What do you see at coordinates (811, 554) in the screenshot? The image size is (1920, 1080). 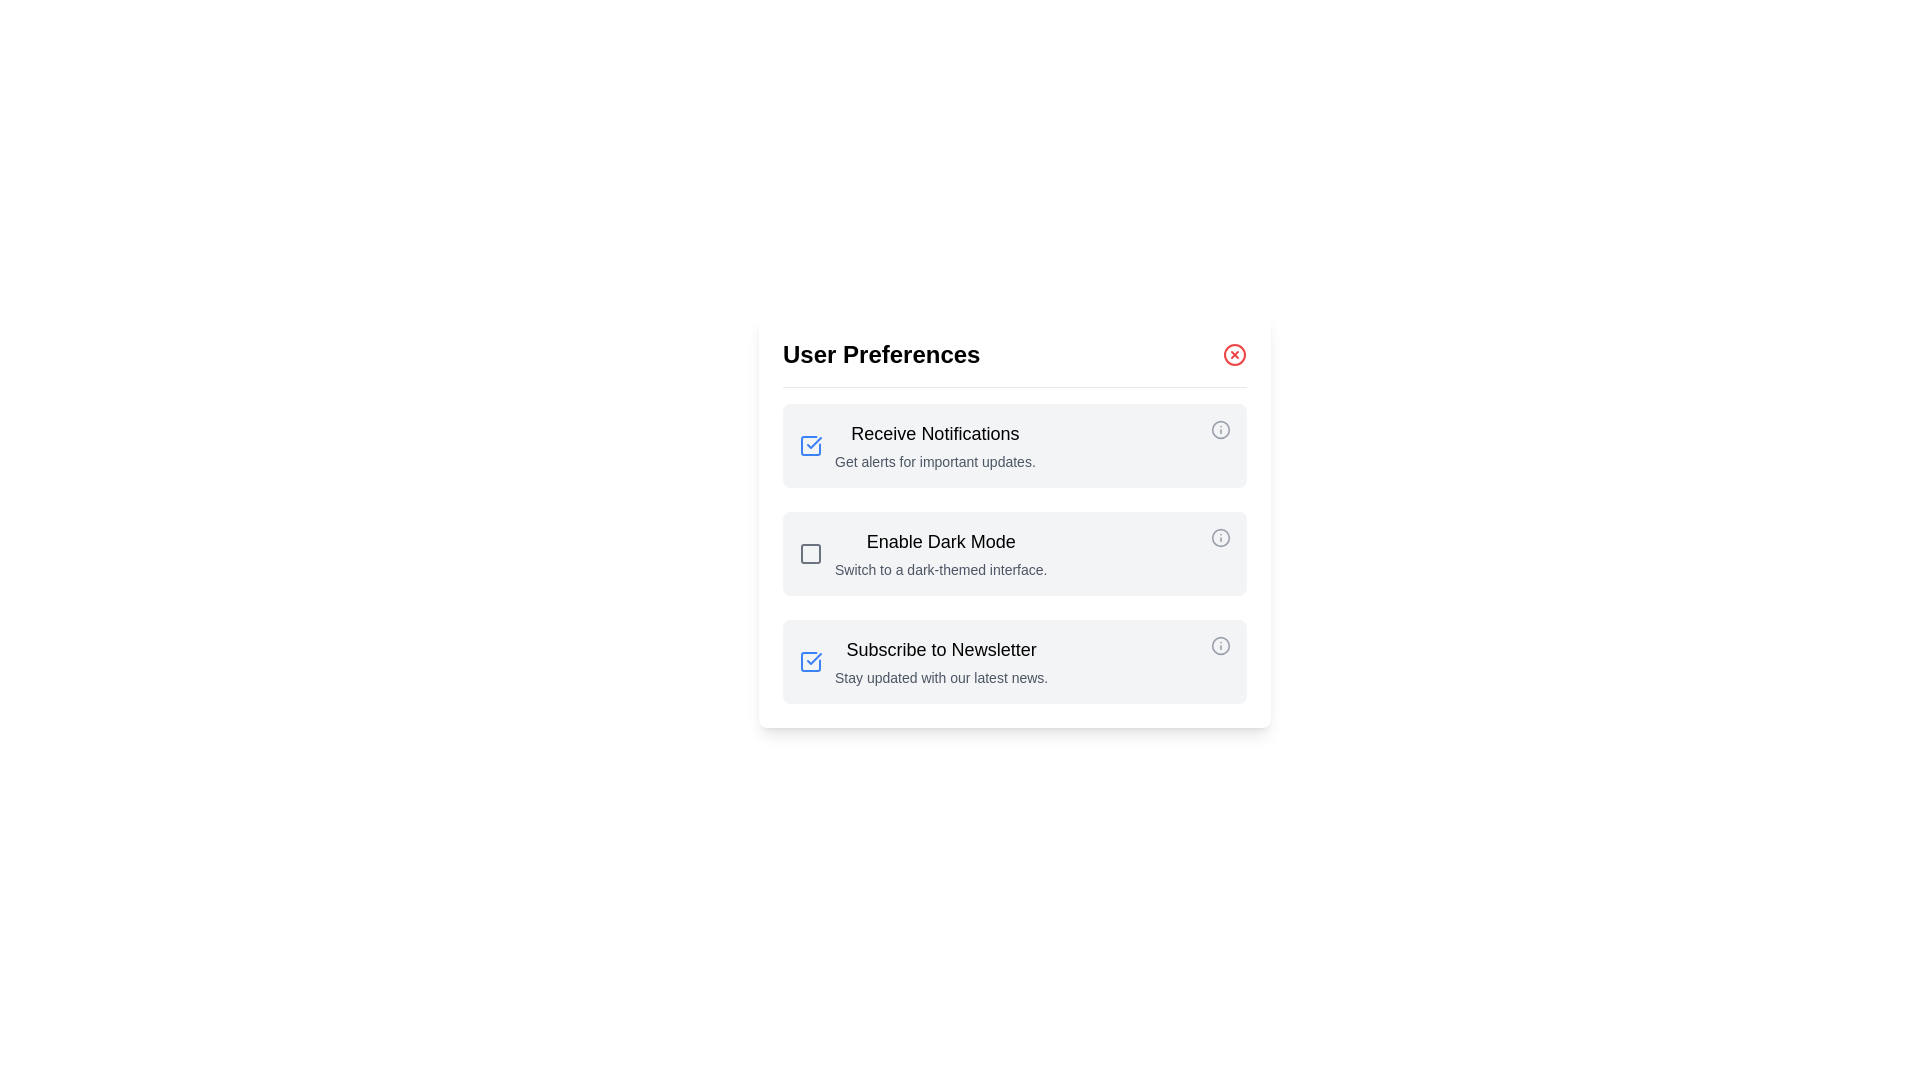 I see `the small square-shaped UI element with rounded corners located to the left of the 'Enable Dark Mode' text in the second option of the 'User Preferences' list` at bounding box center [811, 554].